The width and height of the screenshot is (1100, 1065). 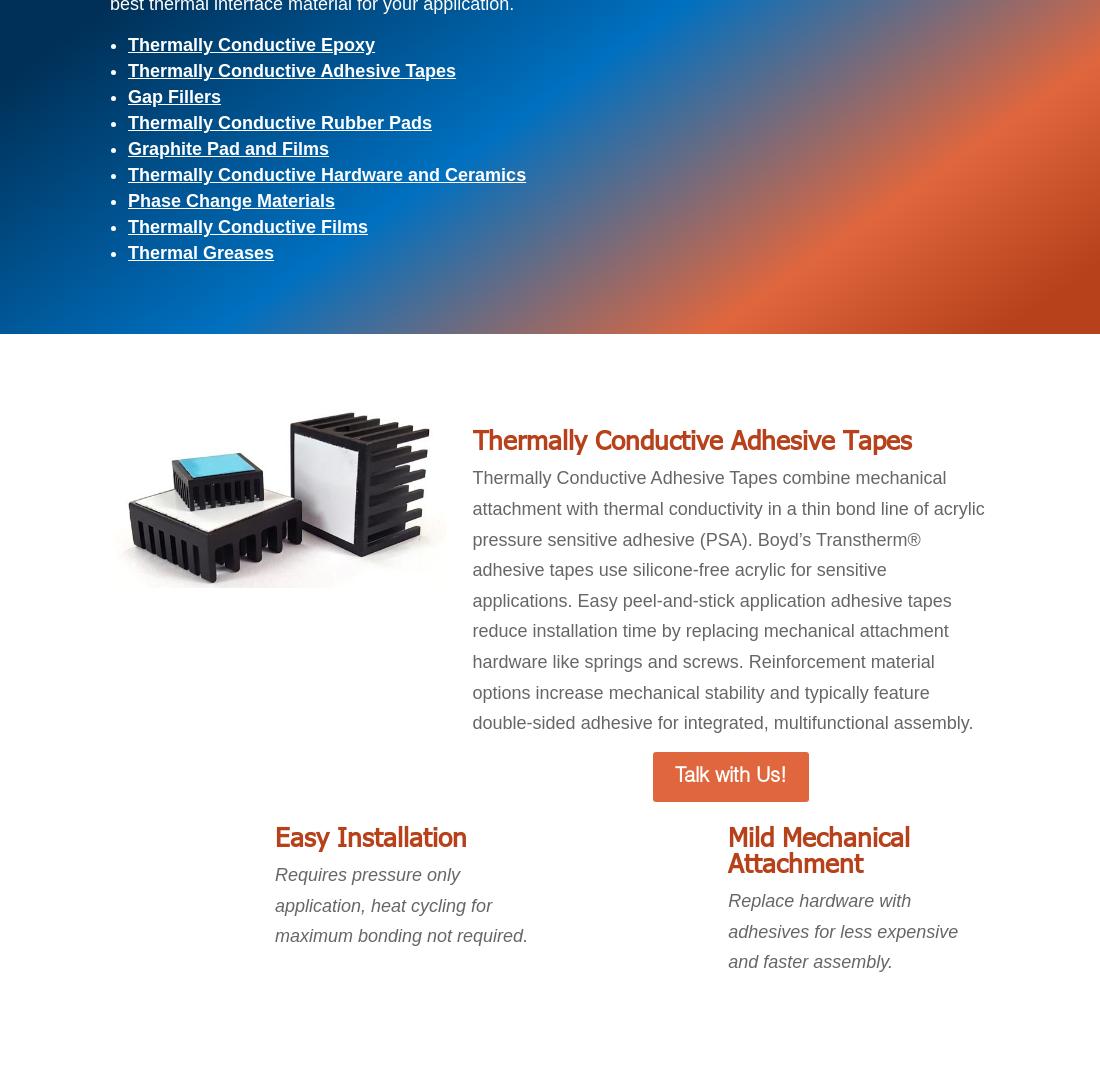 I want to click on 'Thermally Conductive Hardware and Ceramics', so click(x=326, y=173).